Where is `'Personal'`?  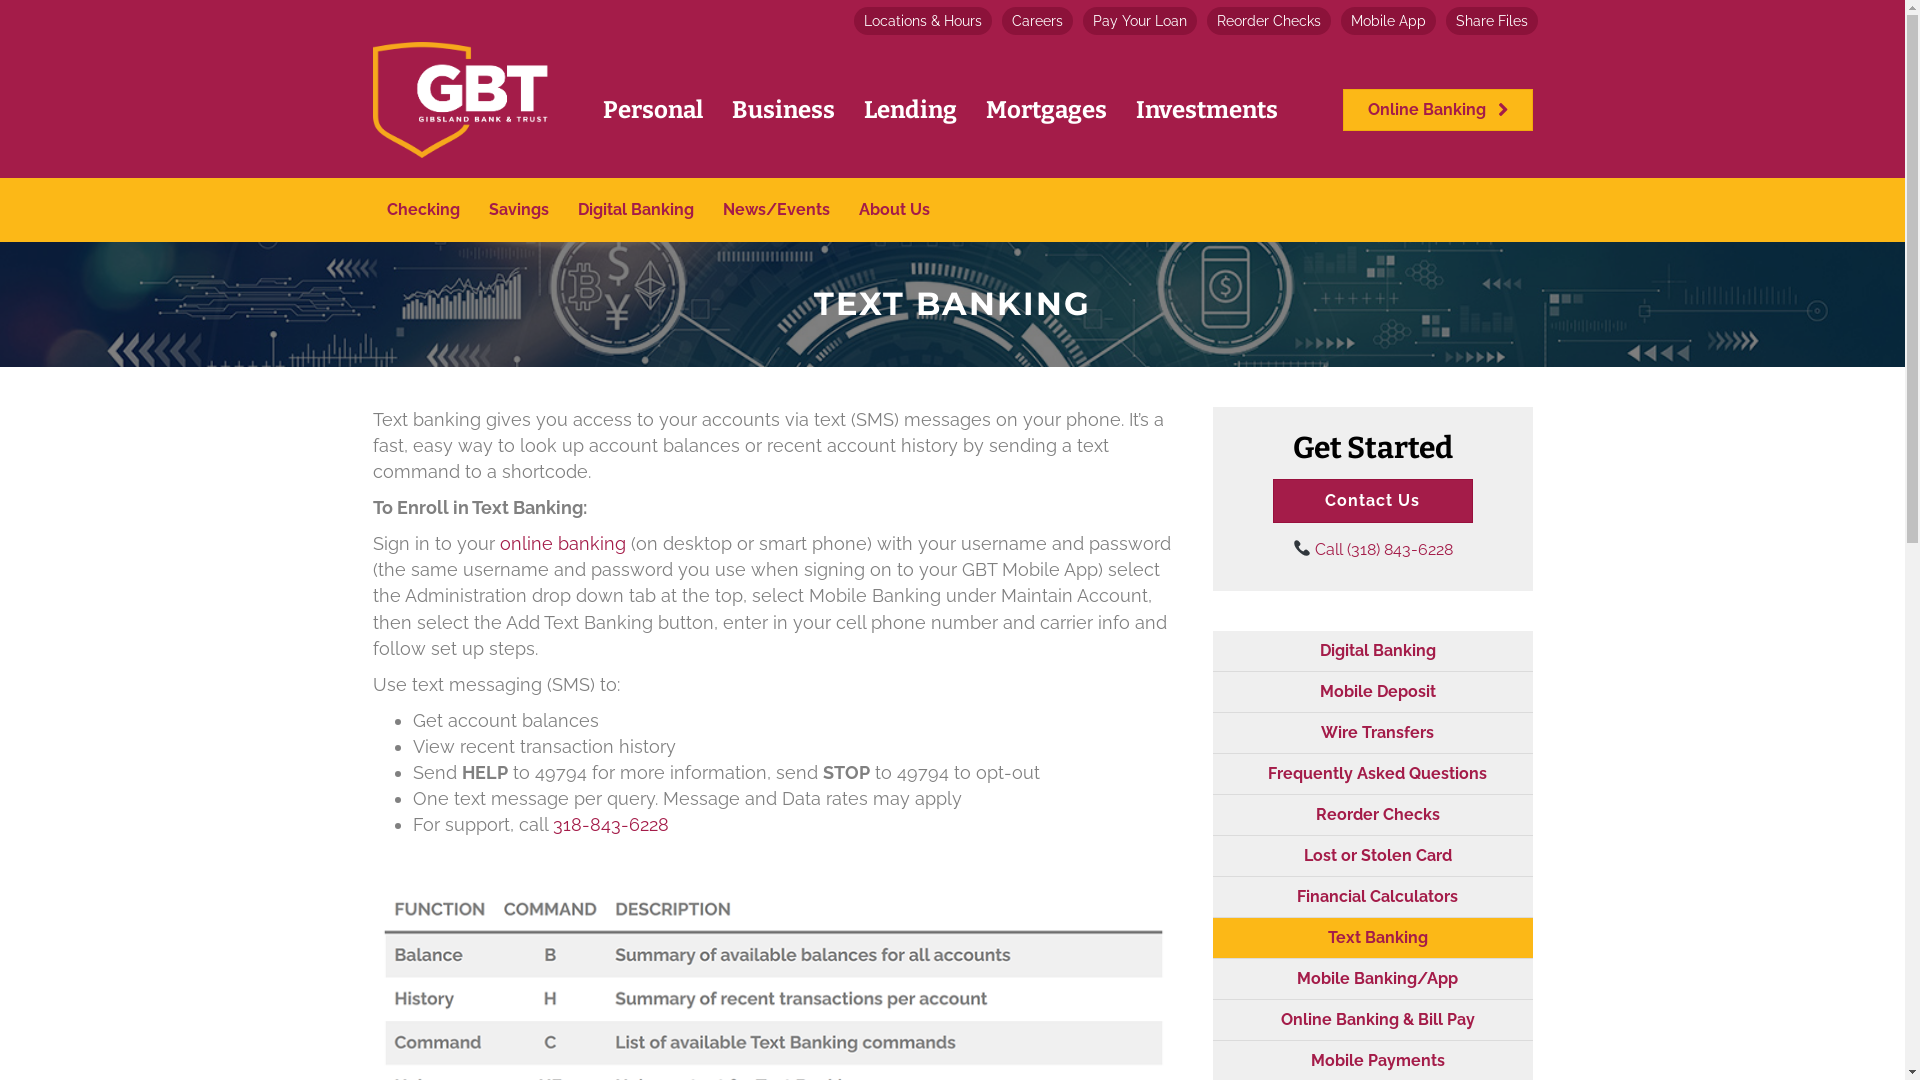 'Personal' is located at coordinates (652, 110).